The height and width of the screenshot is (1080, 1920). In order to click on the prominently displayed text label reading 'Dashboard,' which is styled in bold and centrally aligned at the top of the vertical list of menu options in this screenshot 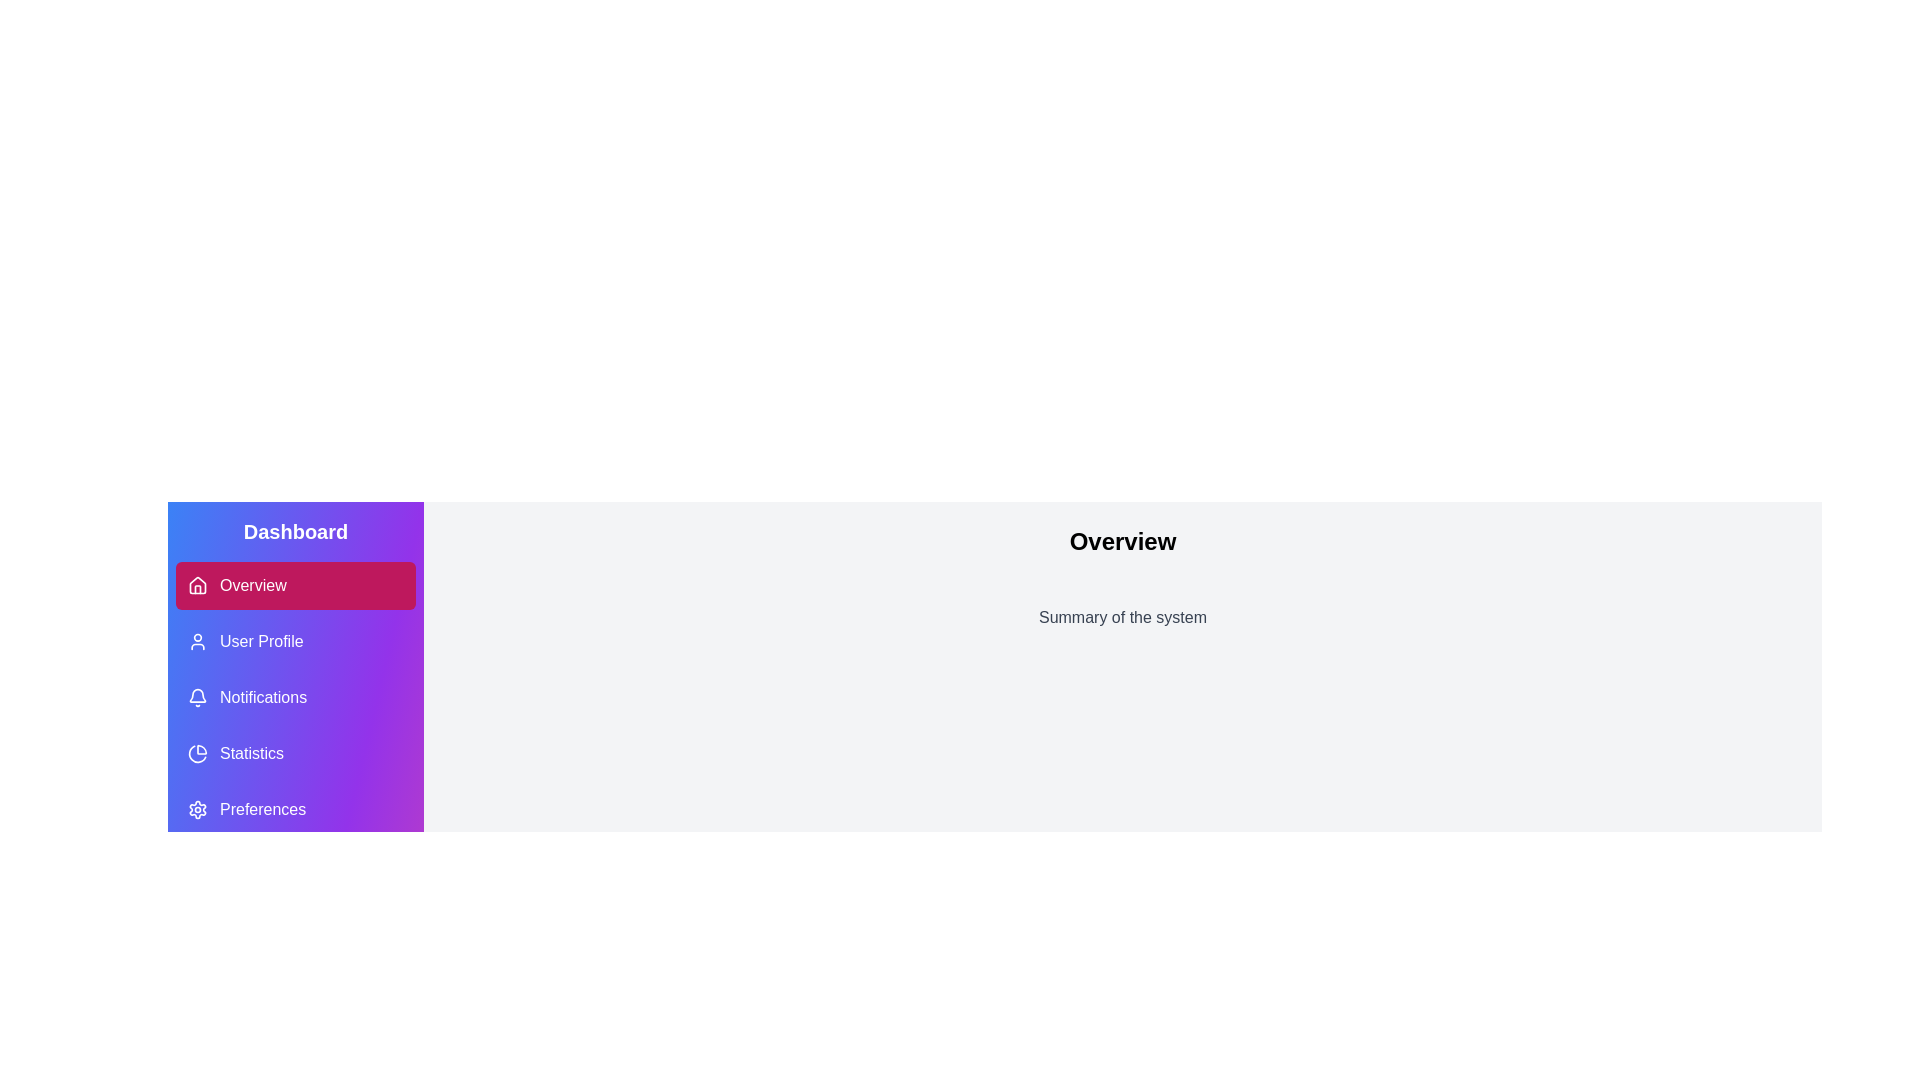, I will do `click(295, 531)`.